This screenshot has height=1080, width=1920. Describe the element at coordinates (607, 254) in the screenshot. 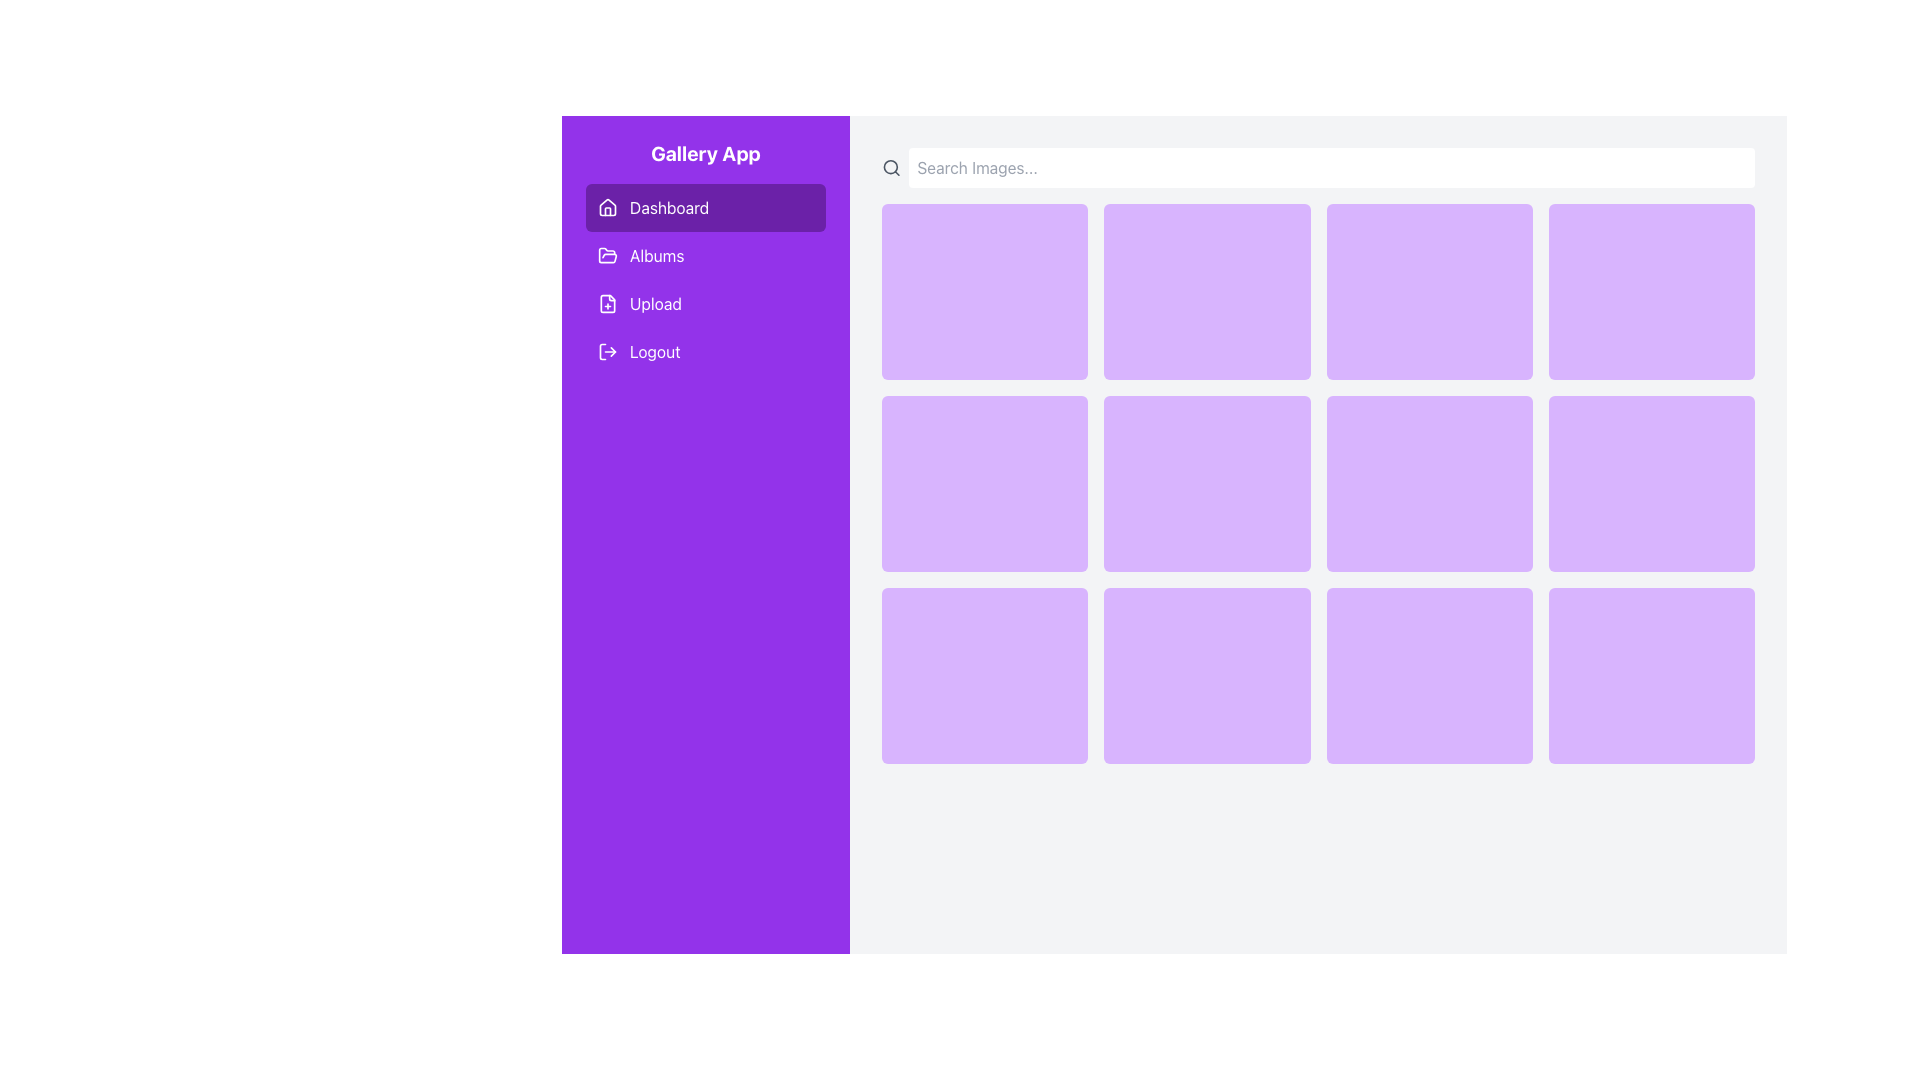

I see `the open folder SVG icon located next to the 'Albums' label in the vertical navigation menu` at that location.